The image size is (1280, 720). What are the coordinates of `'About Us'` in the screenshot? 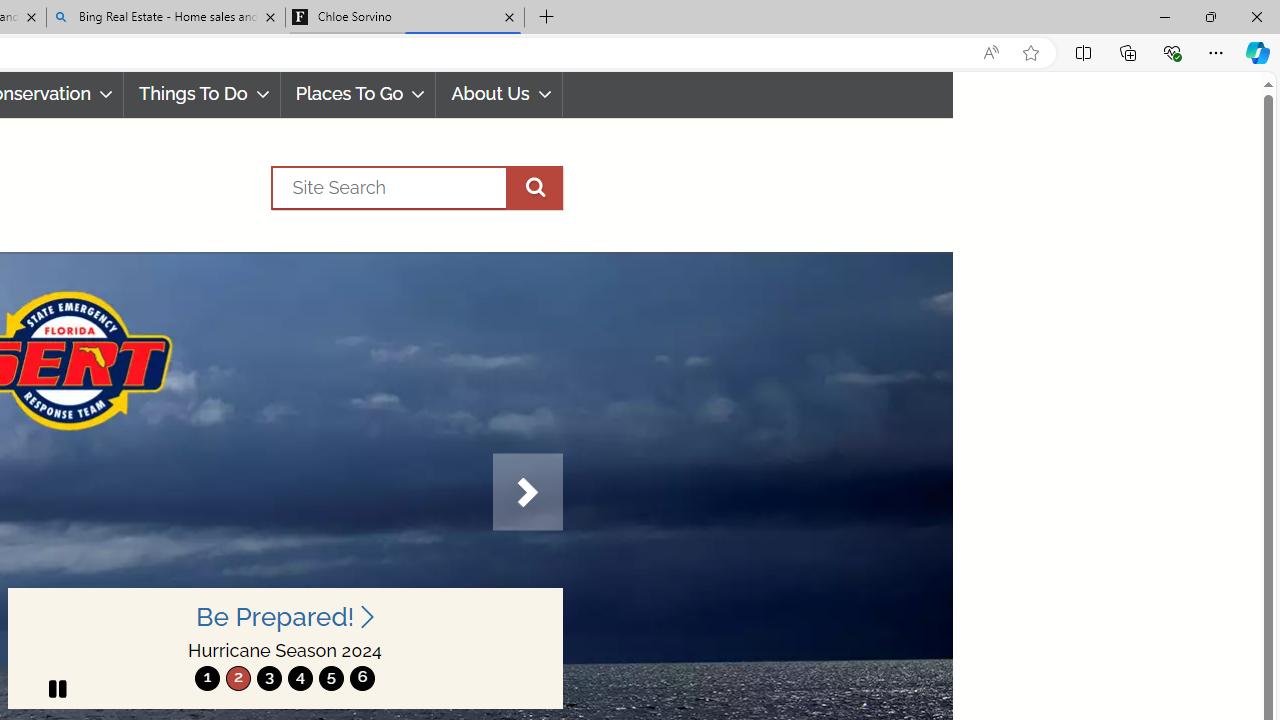 It's located at (499, 94).